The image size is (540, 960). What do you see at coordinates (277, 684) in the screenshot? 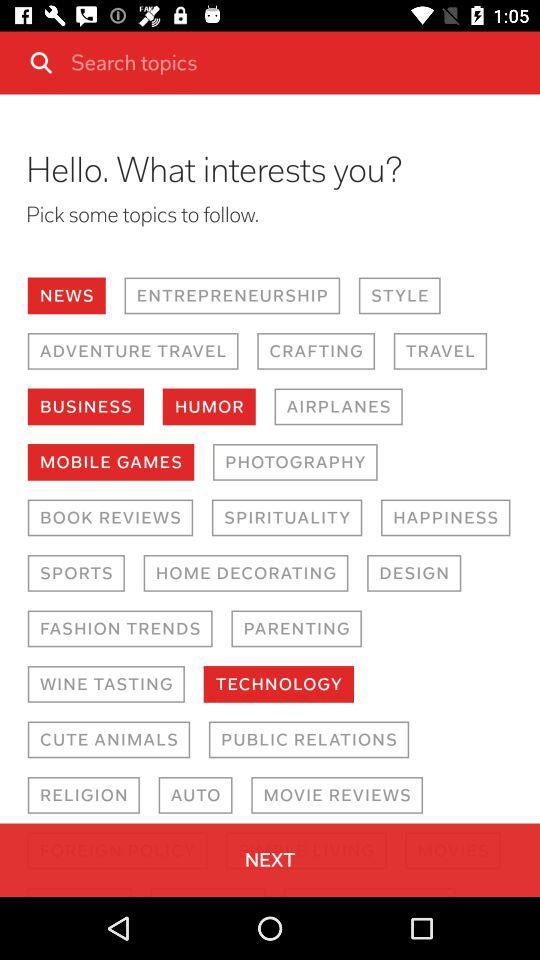
I see `the item to the right of wine tasting item` at bounding box center [277, 684].